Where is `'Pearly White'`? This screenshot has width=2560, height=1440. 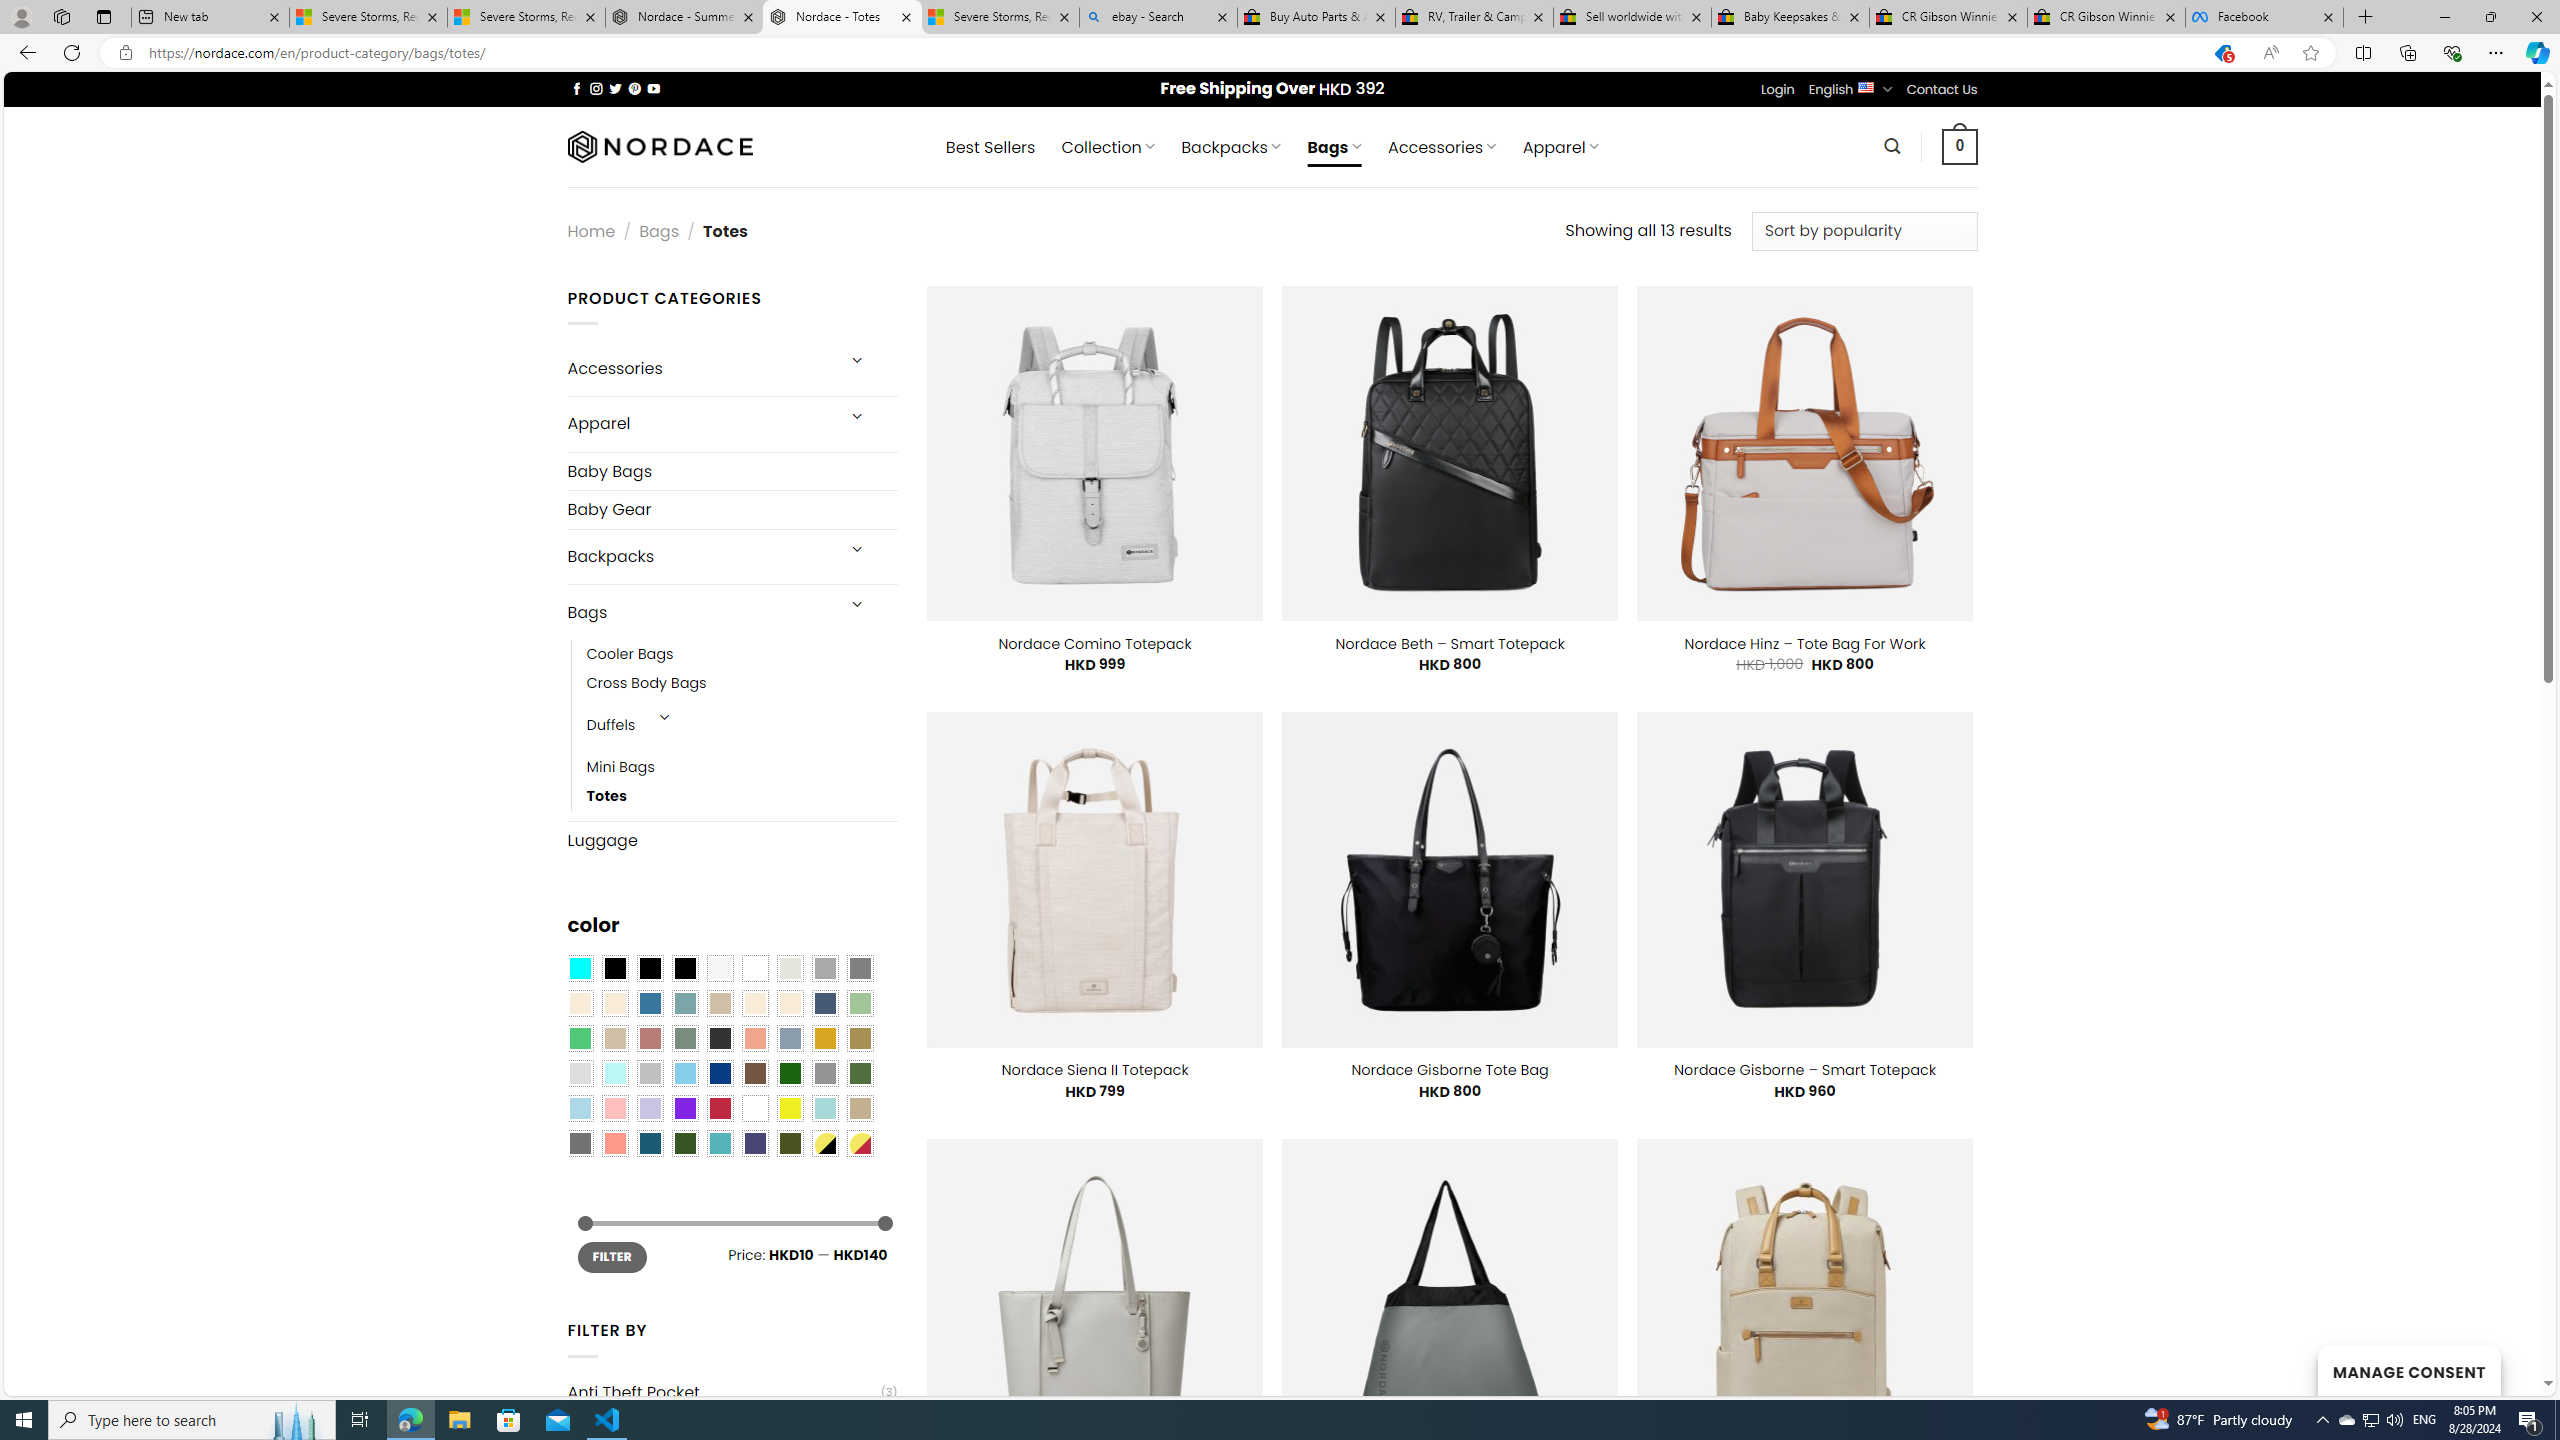
'Pearly White' is located at coordinates (718, 968).